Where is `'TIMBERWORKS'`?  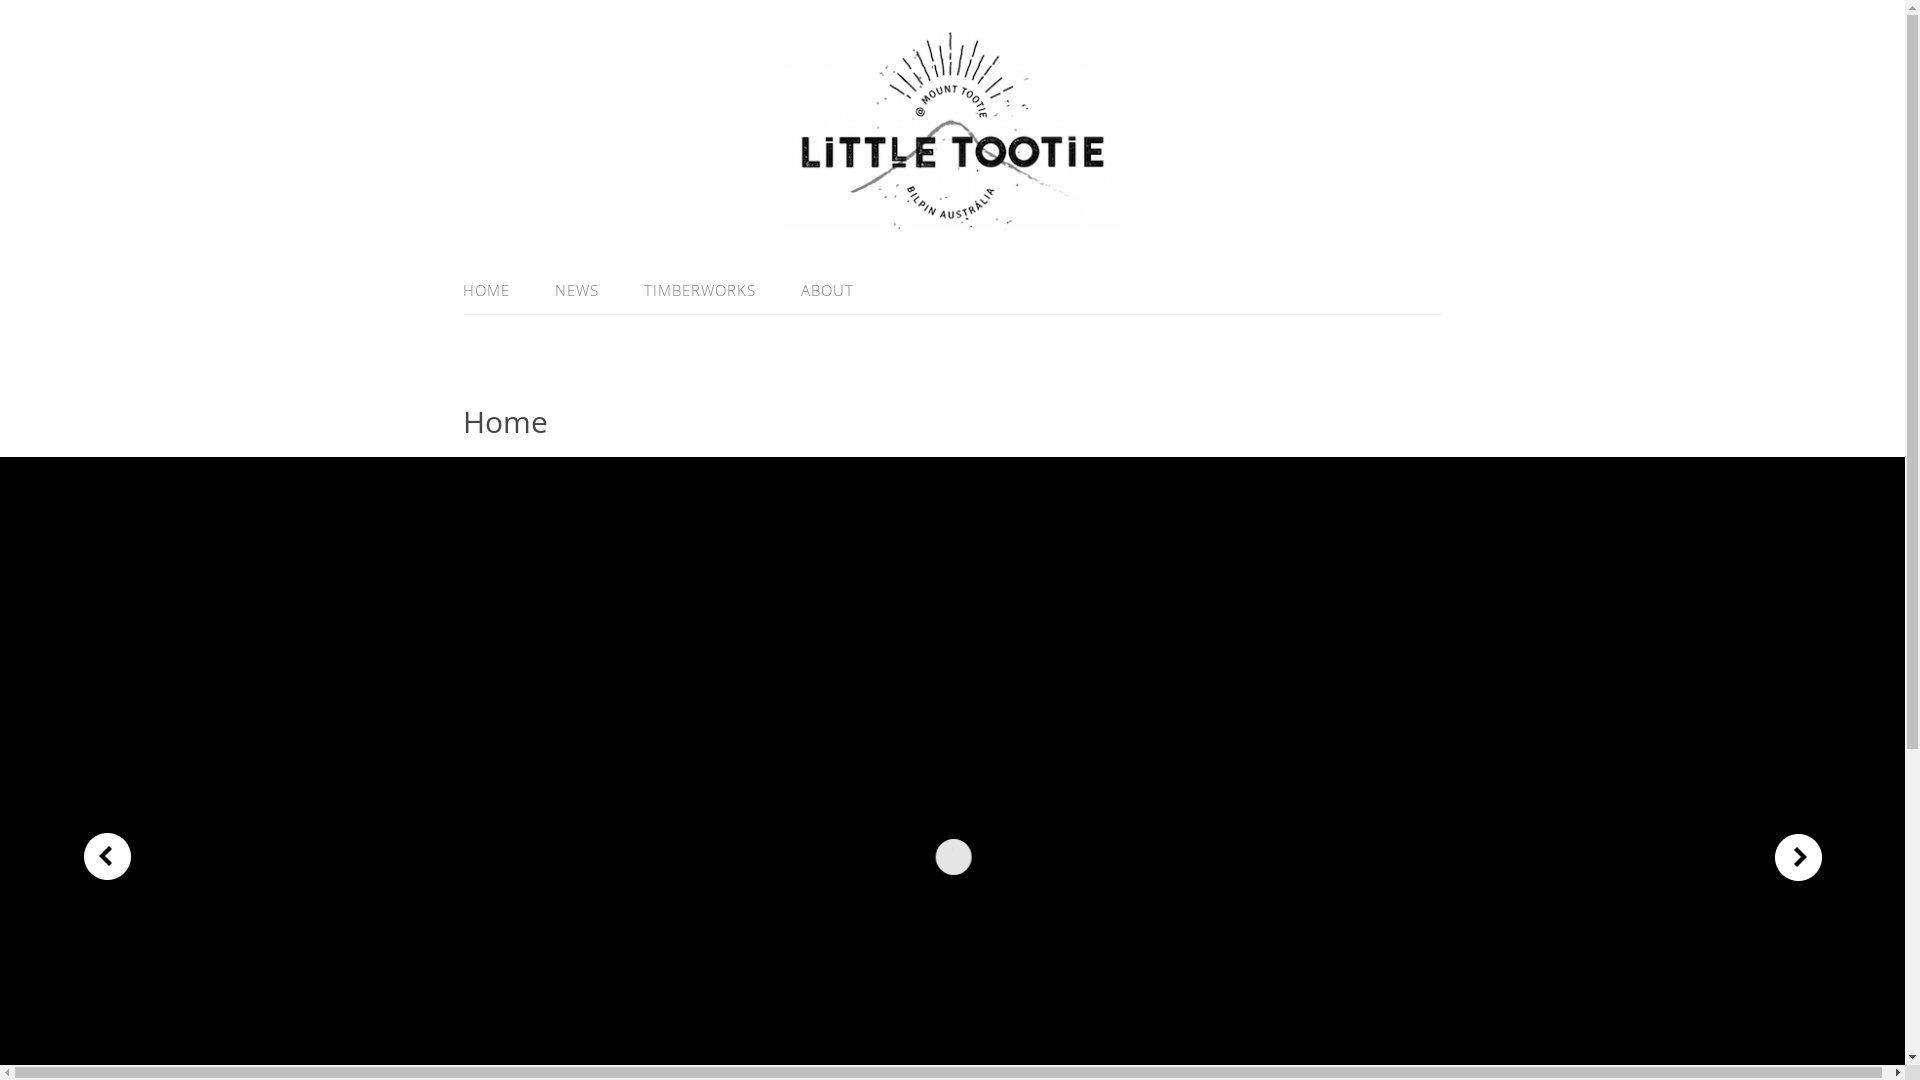 'TIMBERWORKS' is located at coordinates (700, 290).